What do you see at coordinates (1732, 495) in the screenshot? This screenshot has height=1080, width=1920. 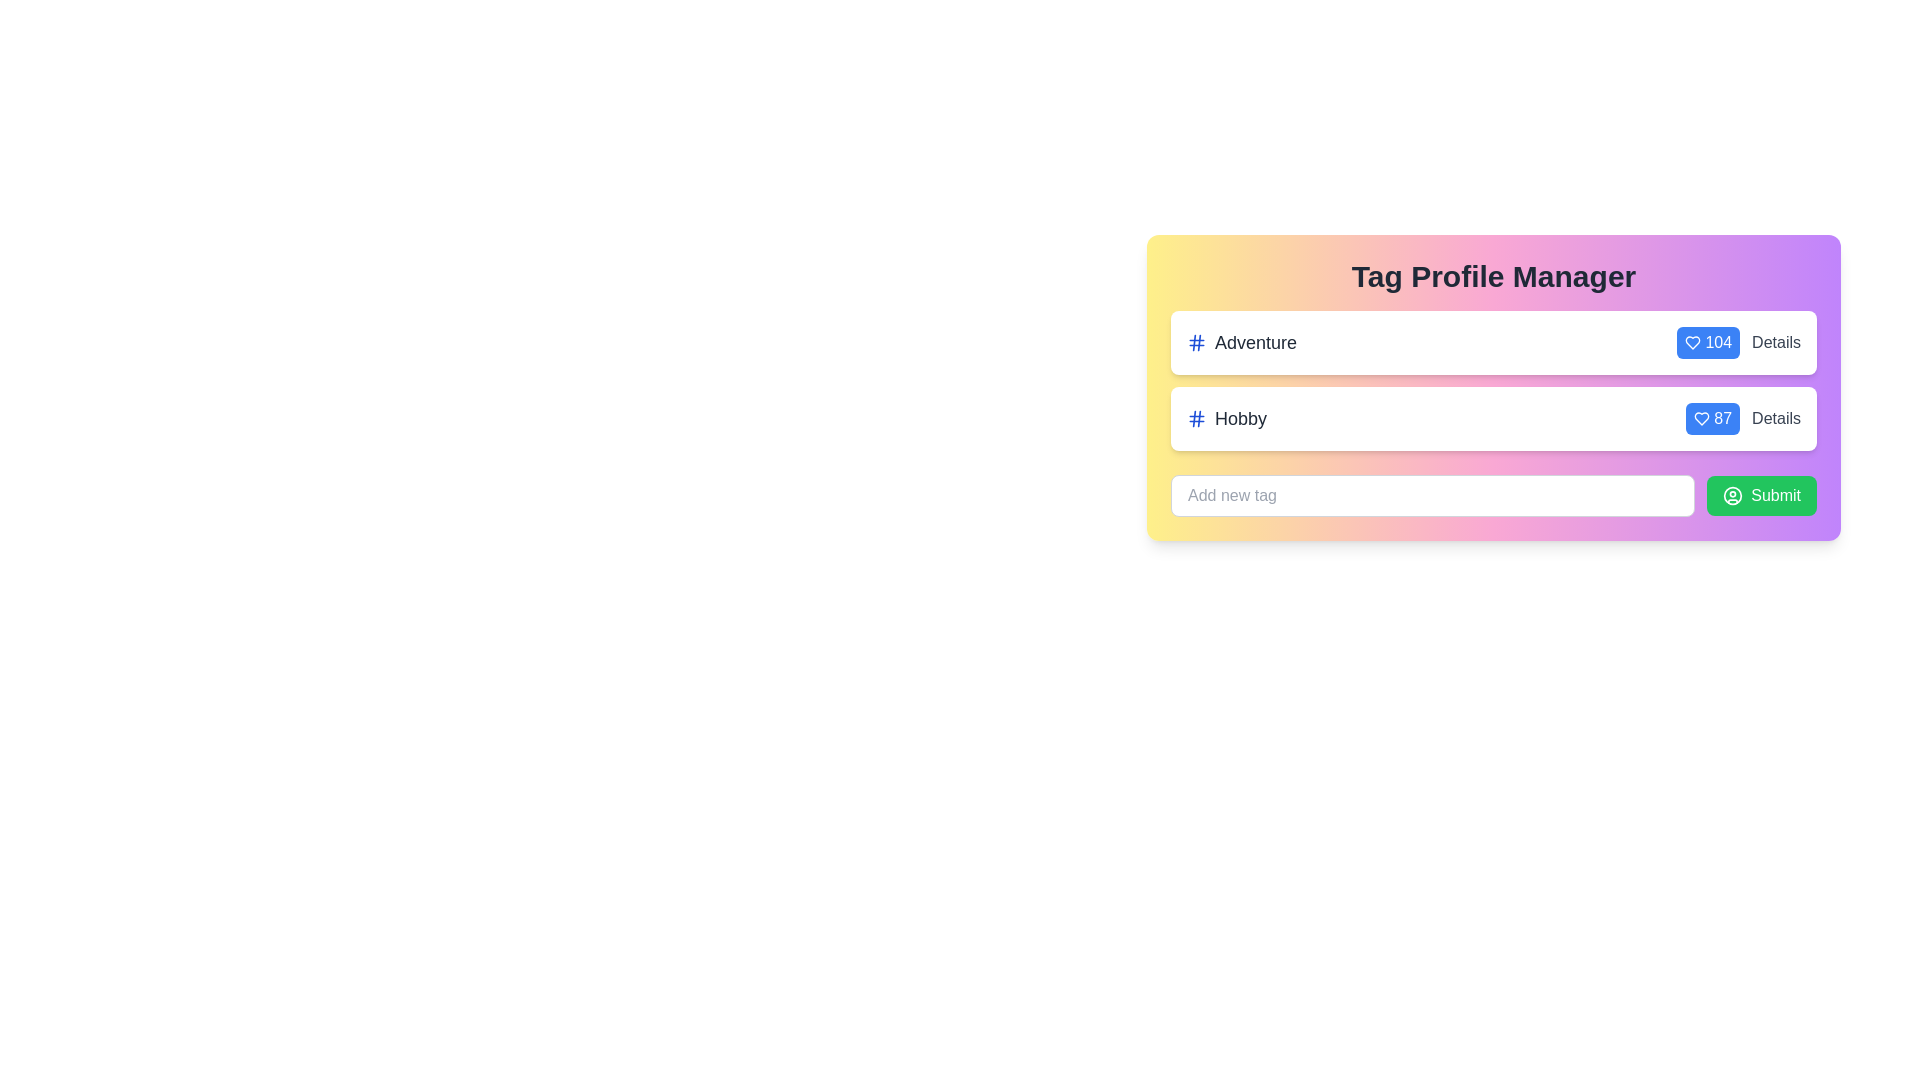 I see `the leftmost component of the green 'Submit' button located at the bottom-right corner of the interface section` at bounding box center [1732, 495].